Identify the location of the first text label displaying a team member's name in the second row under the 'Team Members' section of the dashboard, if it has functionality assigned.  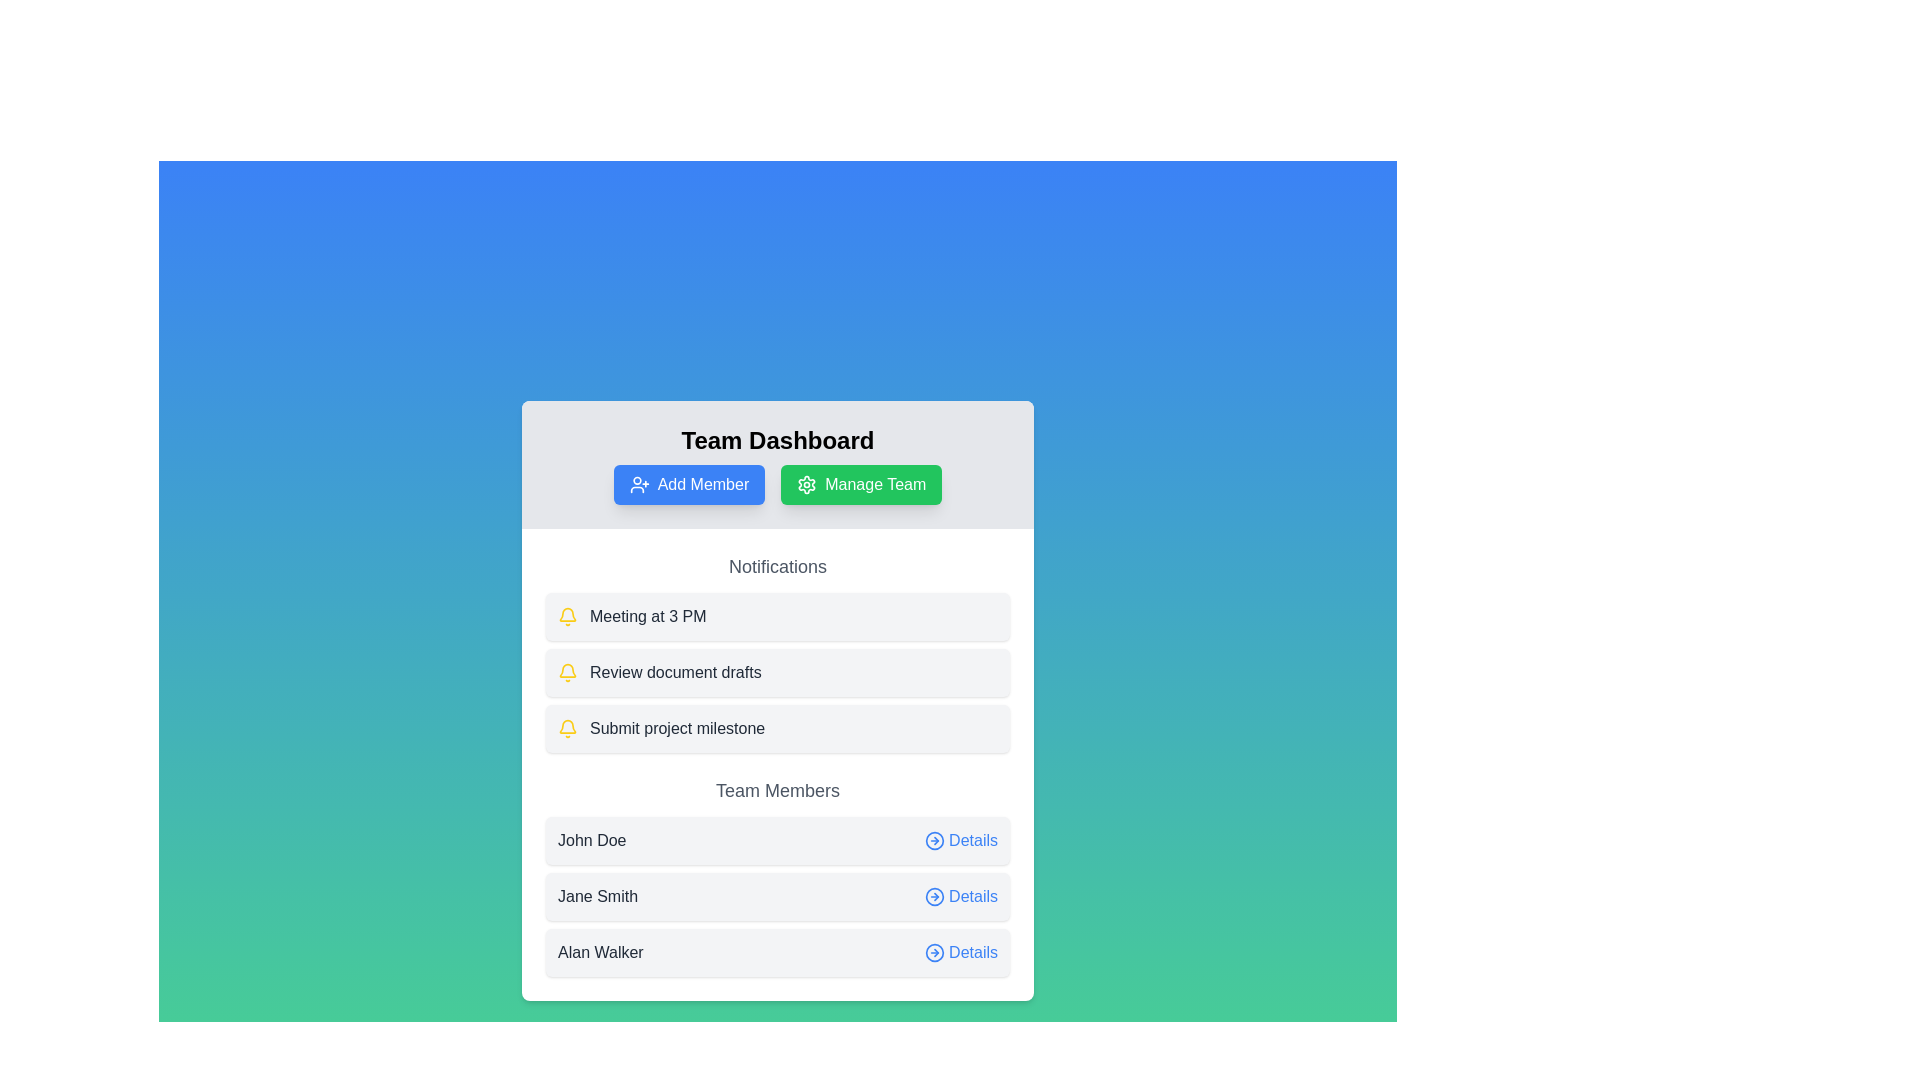
(597, 896).